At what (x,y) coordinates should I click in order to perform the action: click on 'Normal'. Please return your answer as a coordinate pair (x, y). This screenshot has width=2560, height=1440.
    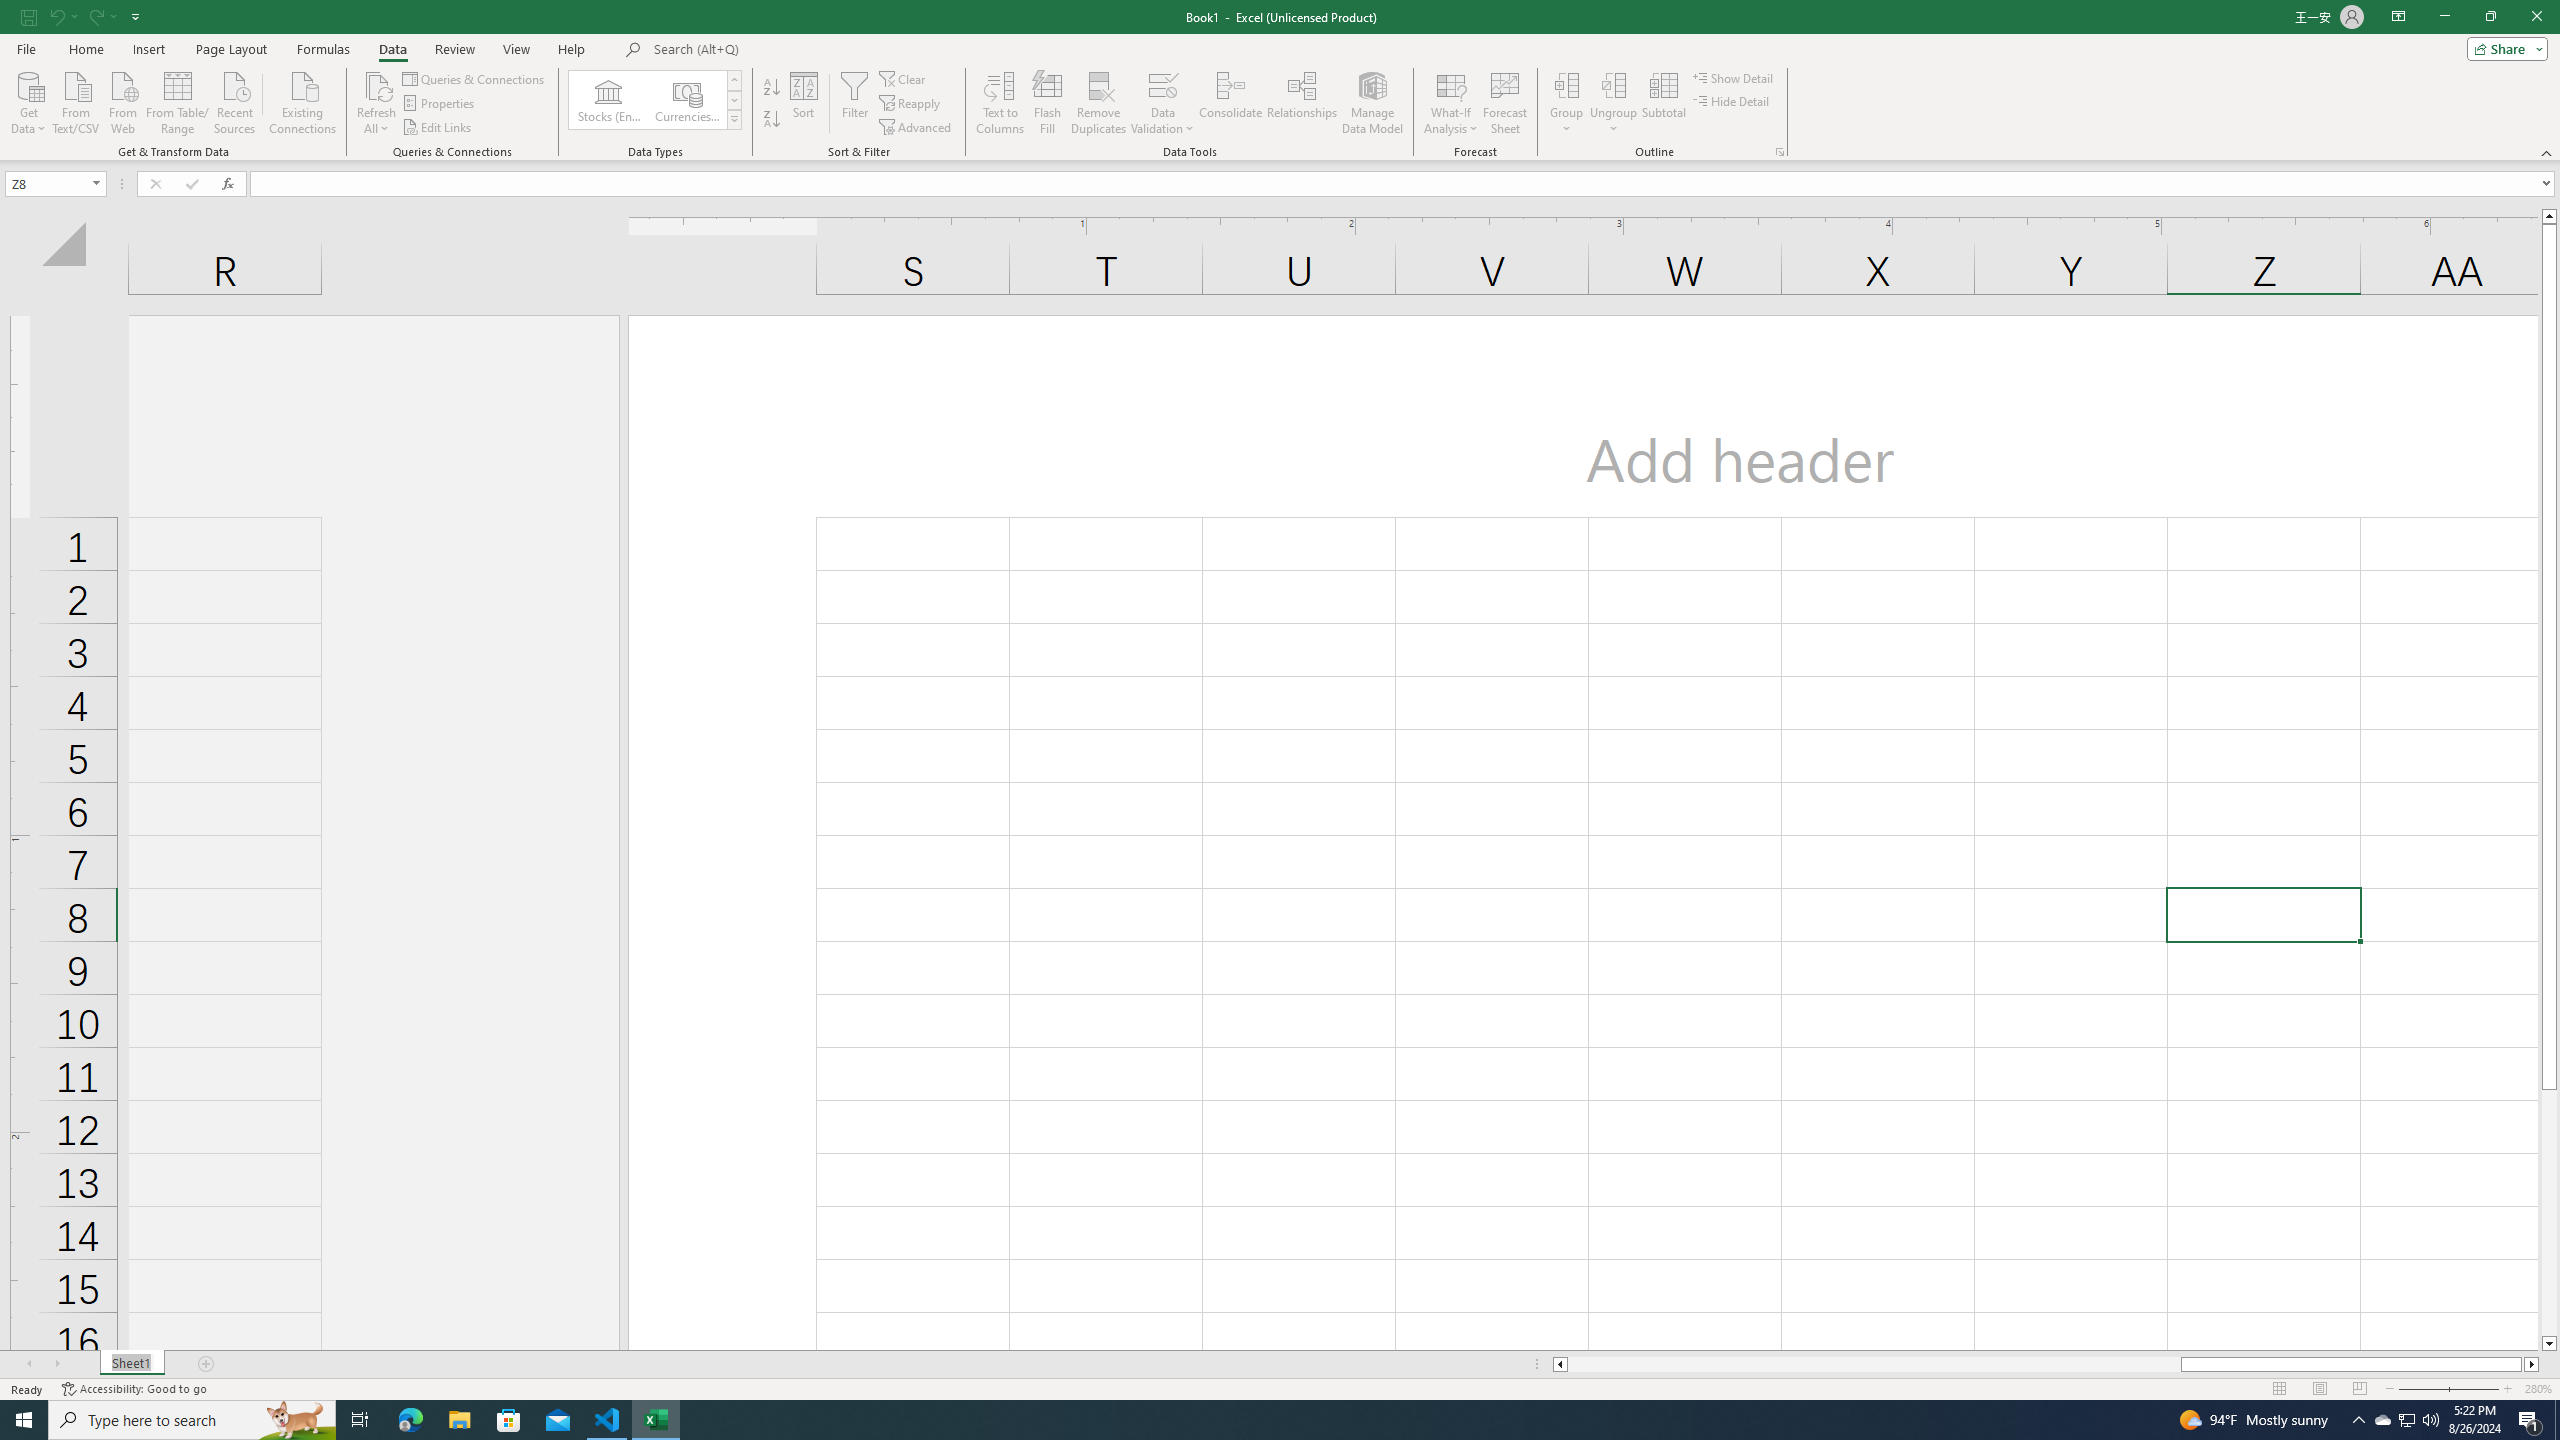
    Looking at the image, I should click on (2278, 1389).